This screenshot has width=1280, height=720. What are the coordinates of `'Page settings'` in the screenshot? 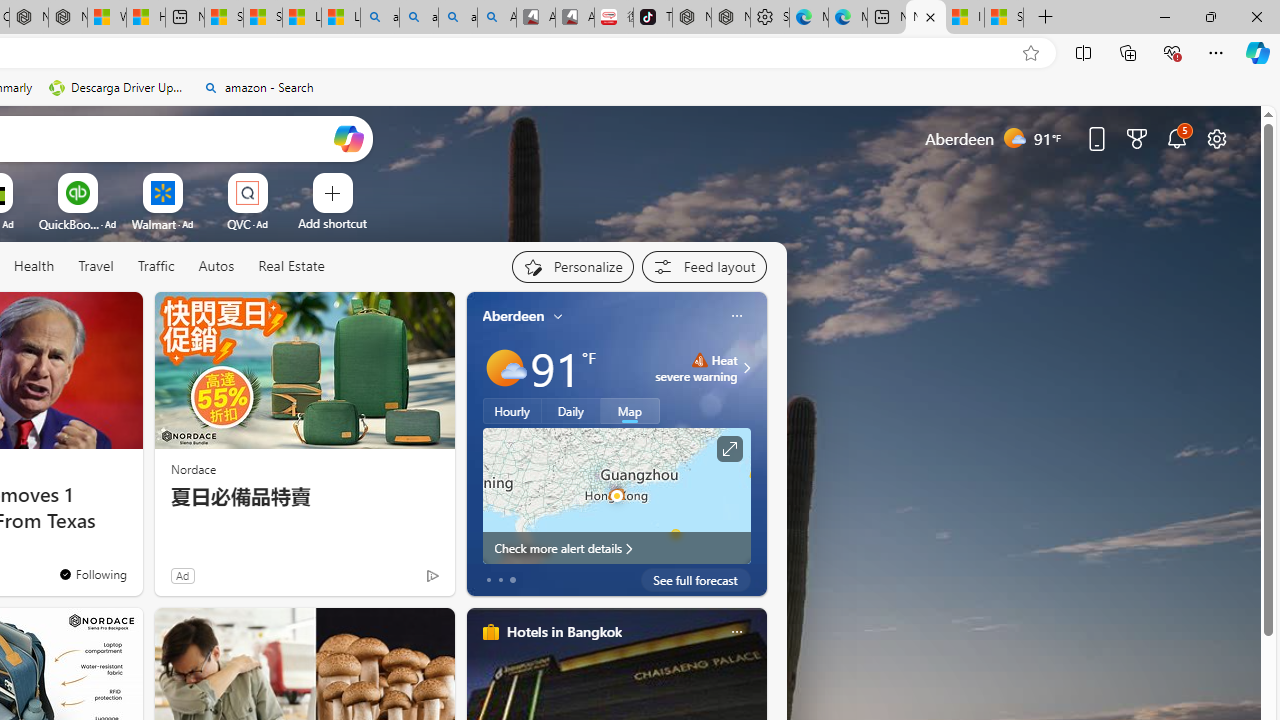 It's located at (1215, 137).